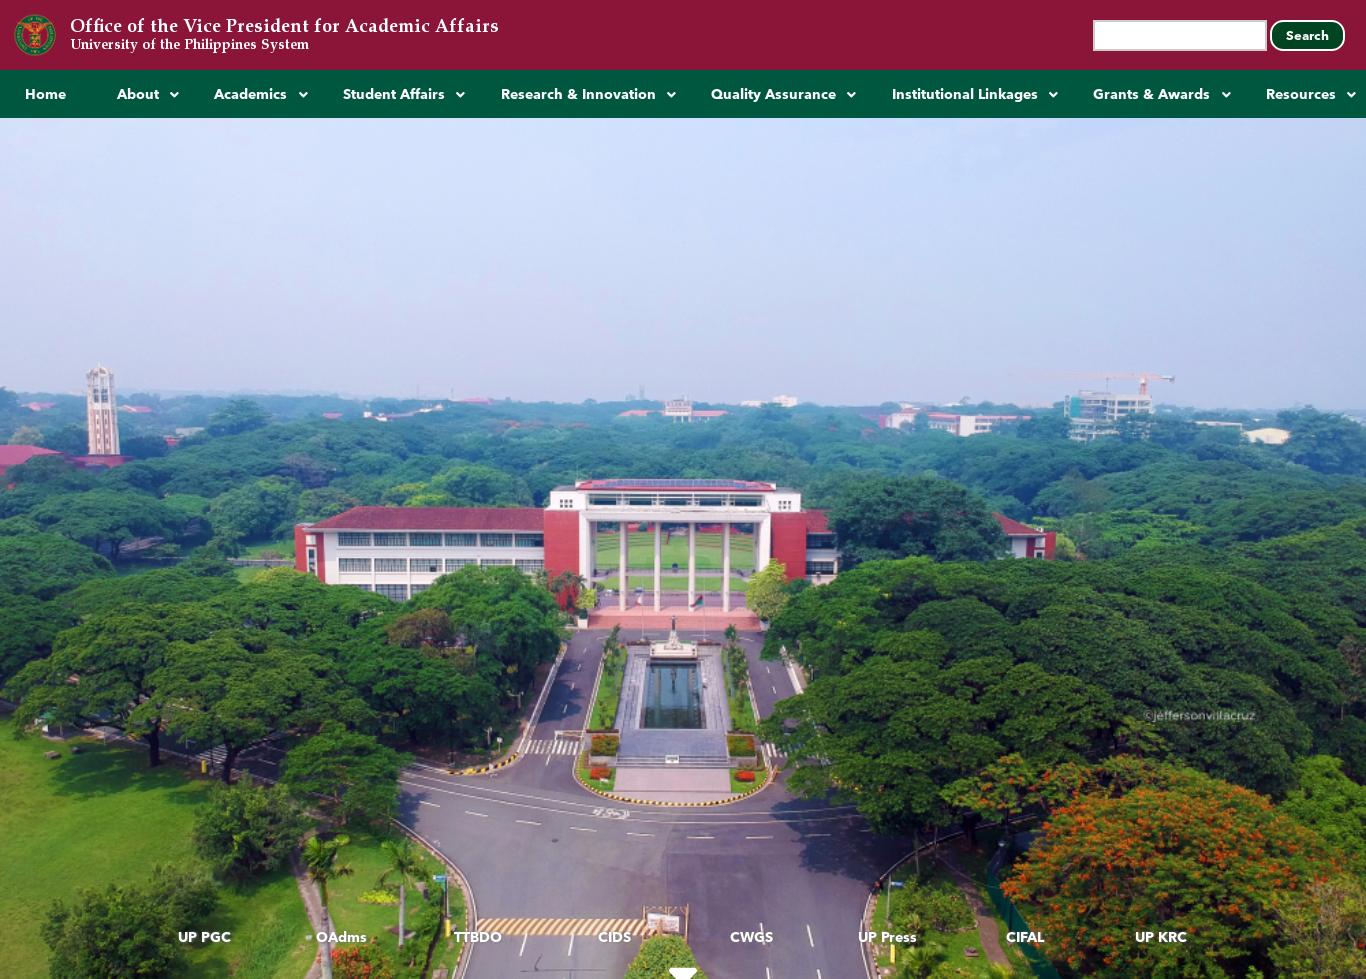  Describe the element at coordinates (1195, 380) in the screenshot. I see `'Office of International Linkages Grants'` at that location.